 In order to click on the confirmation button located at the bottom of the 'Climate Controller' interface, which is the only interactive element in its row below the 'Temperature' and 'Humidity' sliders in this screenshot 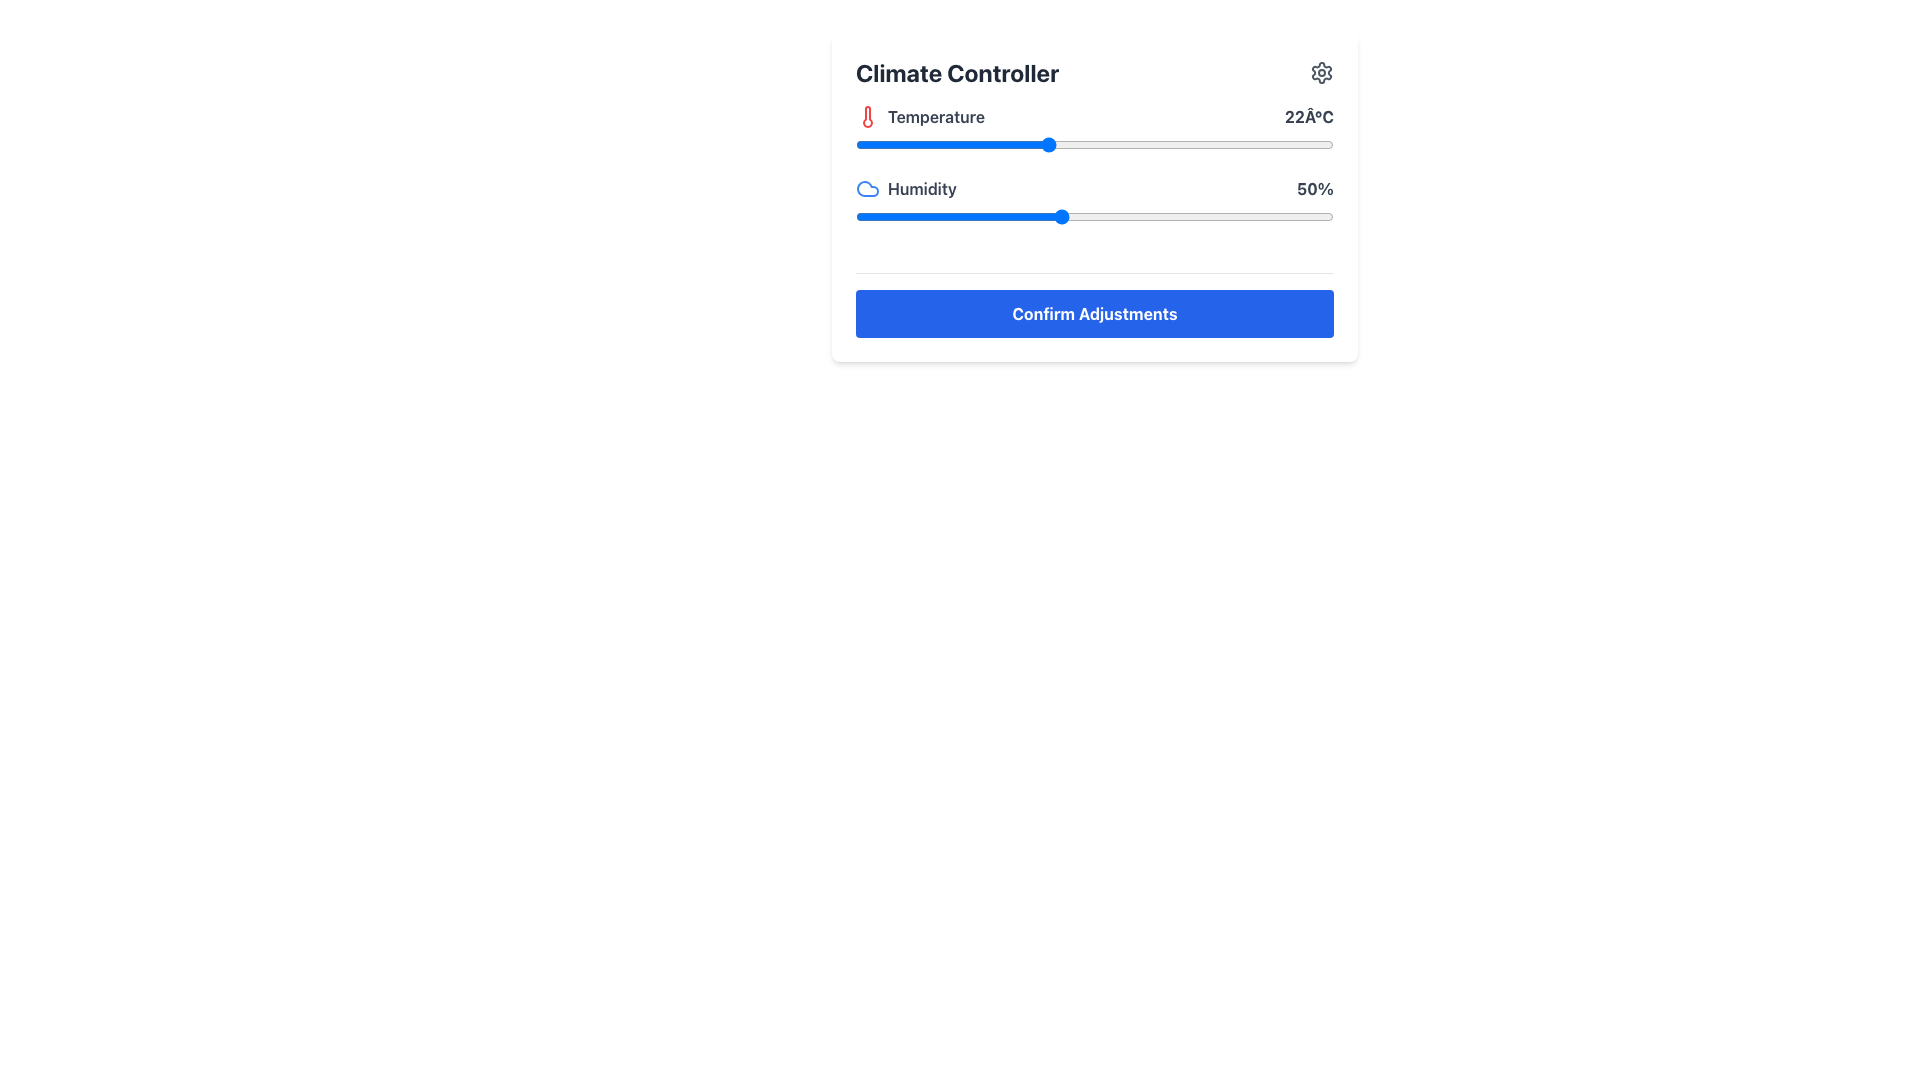, I will do `click(1093, 313)`.